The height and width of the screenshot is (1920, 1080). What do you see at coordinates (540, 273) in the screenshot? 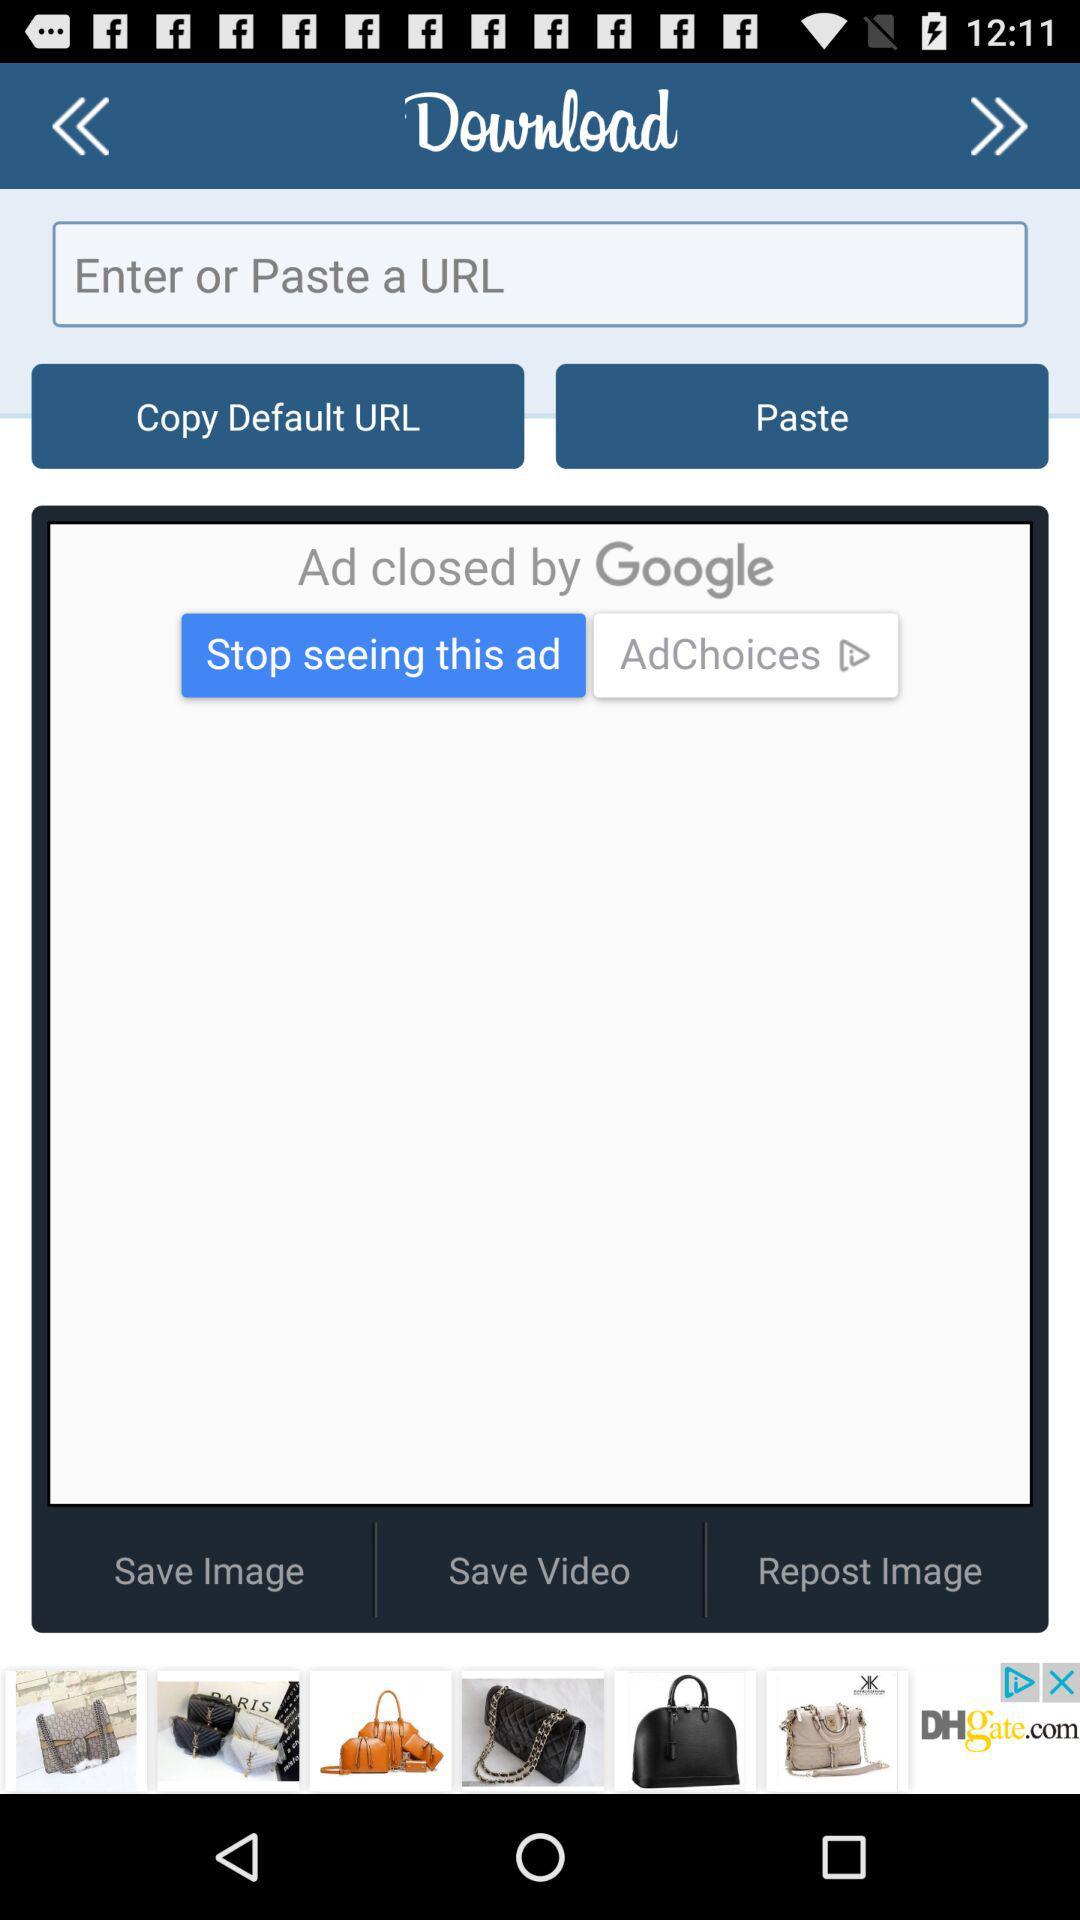
I see `search the information` at bounding box center [540, 273].